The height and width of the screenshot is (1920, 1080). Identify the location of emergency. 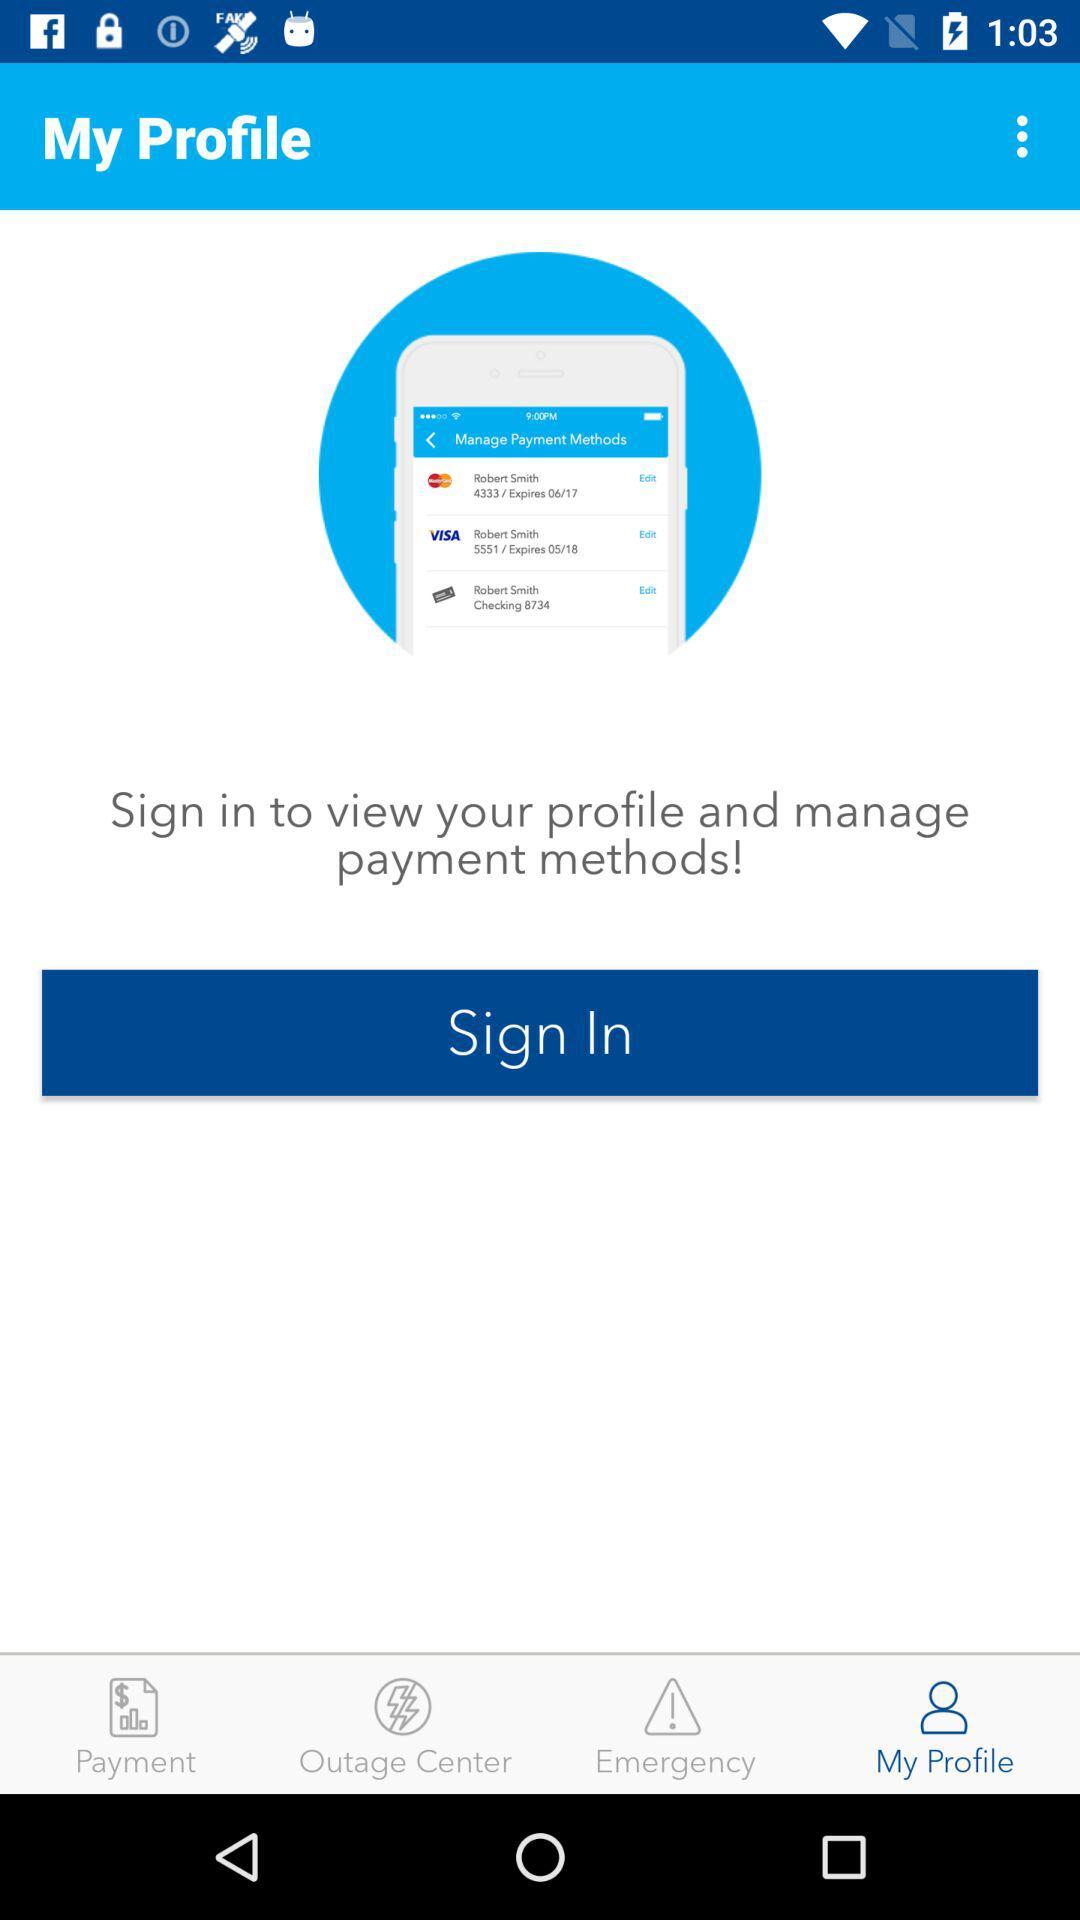
(675, 1723).